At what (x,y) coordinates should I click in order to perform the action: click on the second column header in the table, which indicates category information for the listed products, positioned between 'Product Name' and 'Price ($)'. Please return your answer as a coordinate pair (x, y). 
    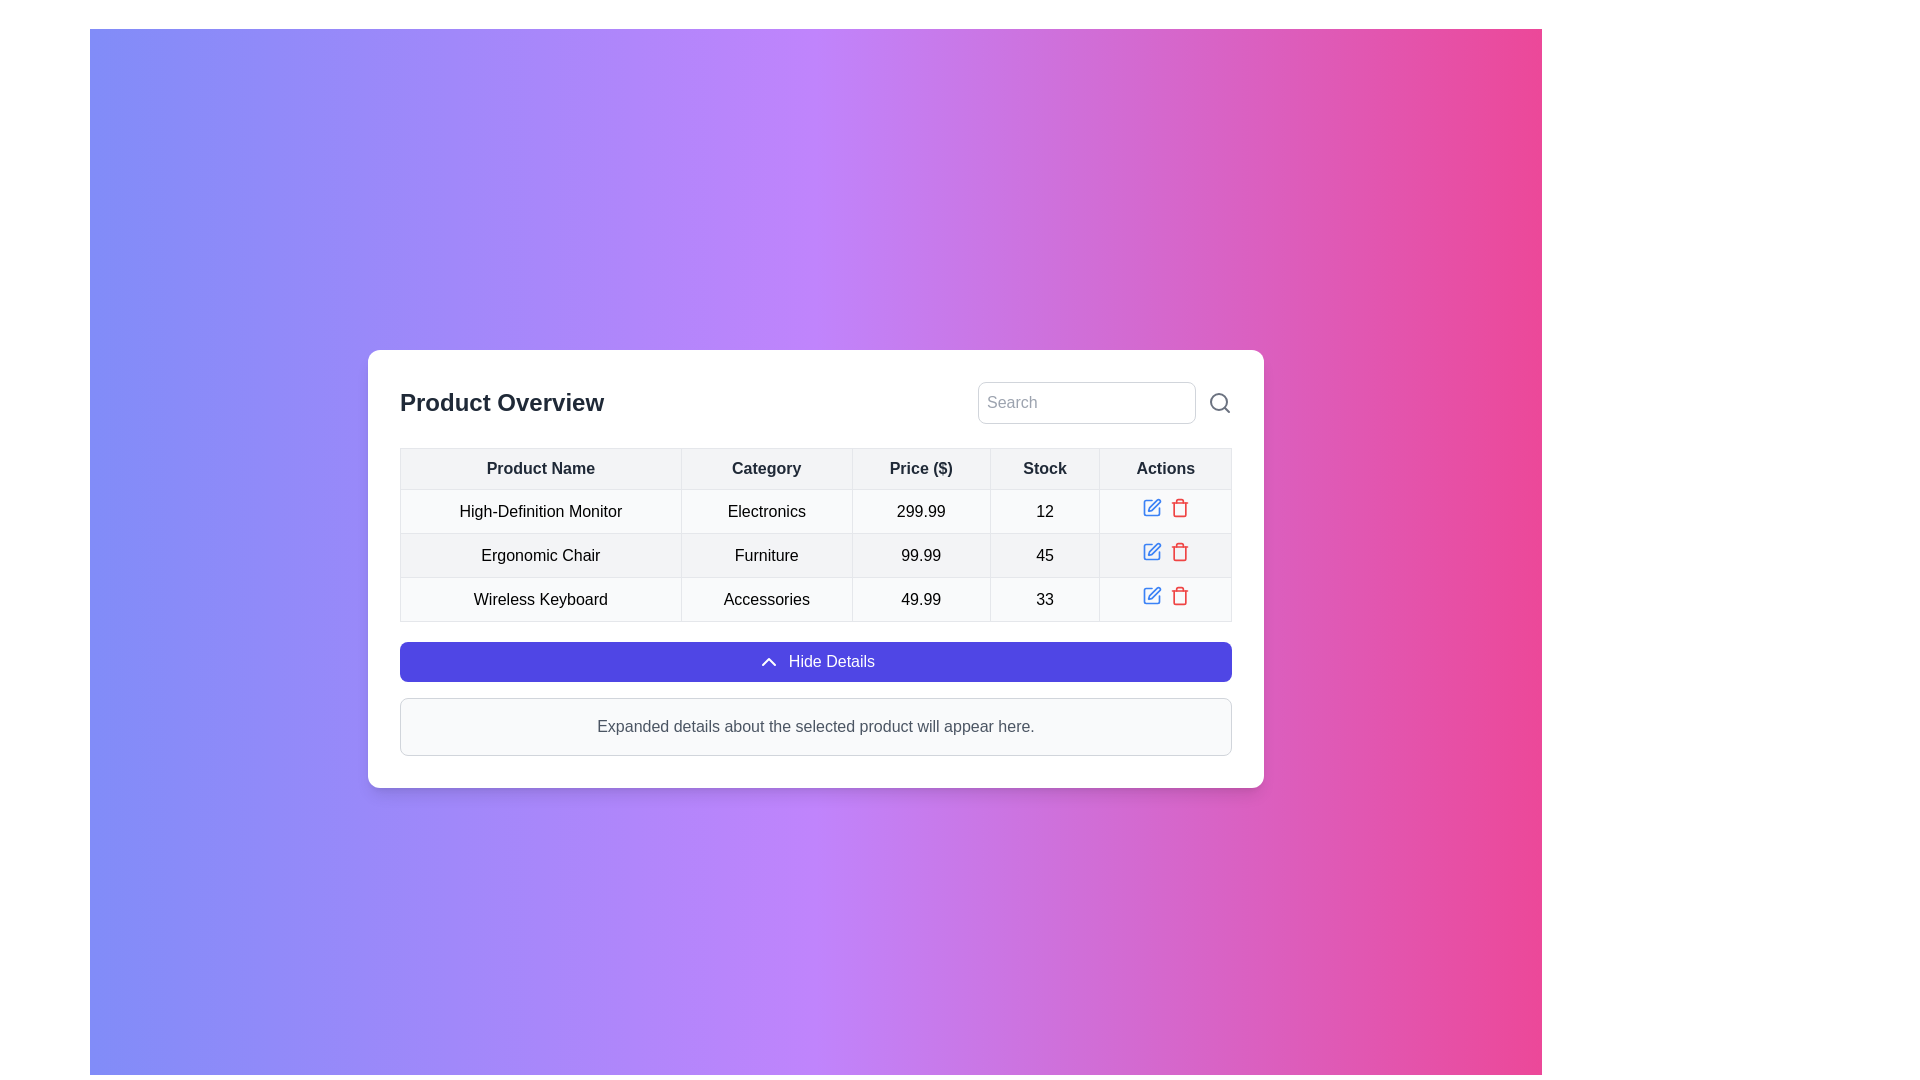
    Looking at the image, I should click on (765, 469).